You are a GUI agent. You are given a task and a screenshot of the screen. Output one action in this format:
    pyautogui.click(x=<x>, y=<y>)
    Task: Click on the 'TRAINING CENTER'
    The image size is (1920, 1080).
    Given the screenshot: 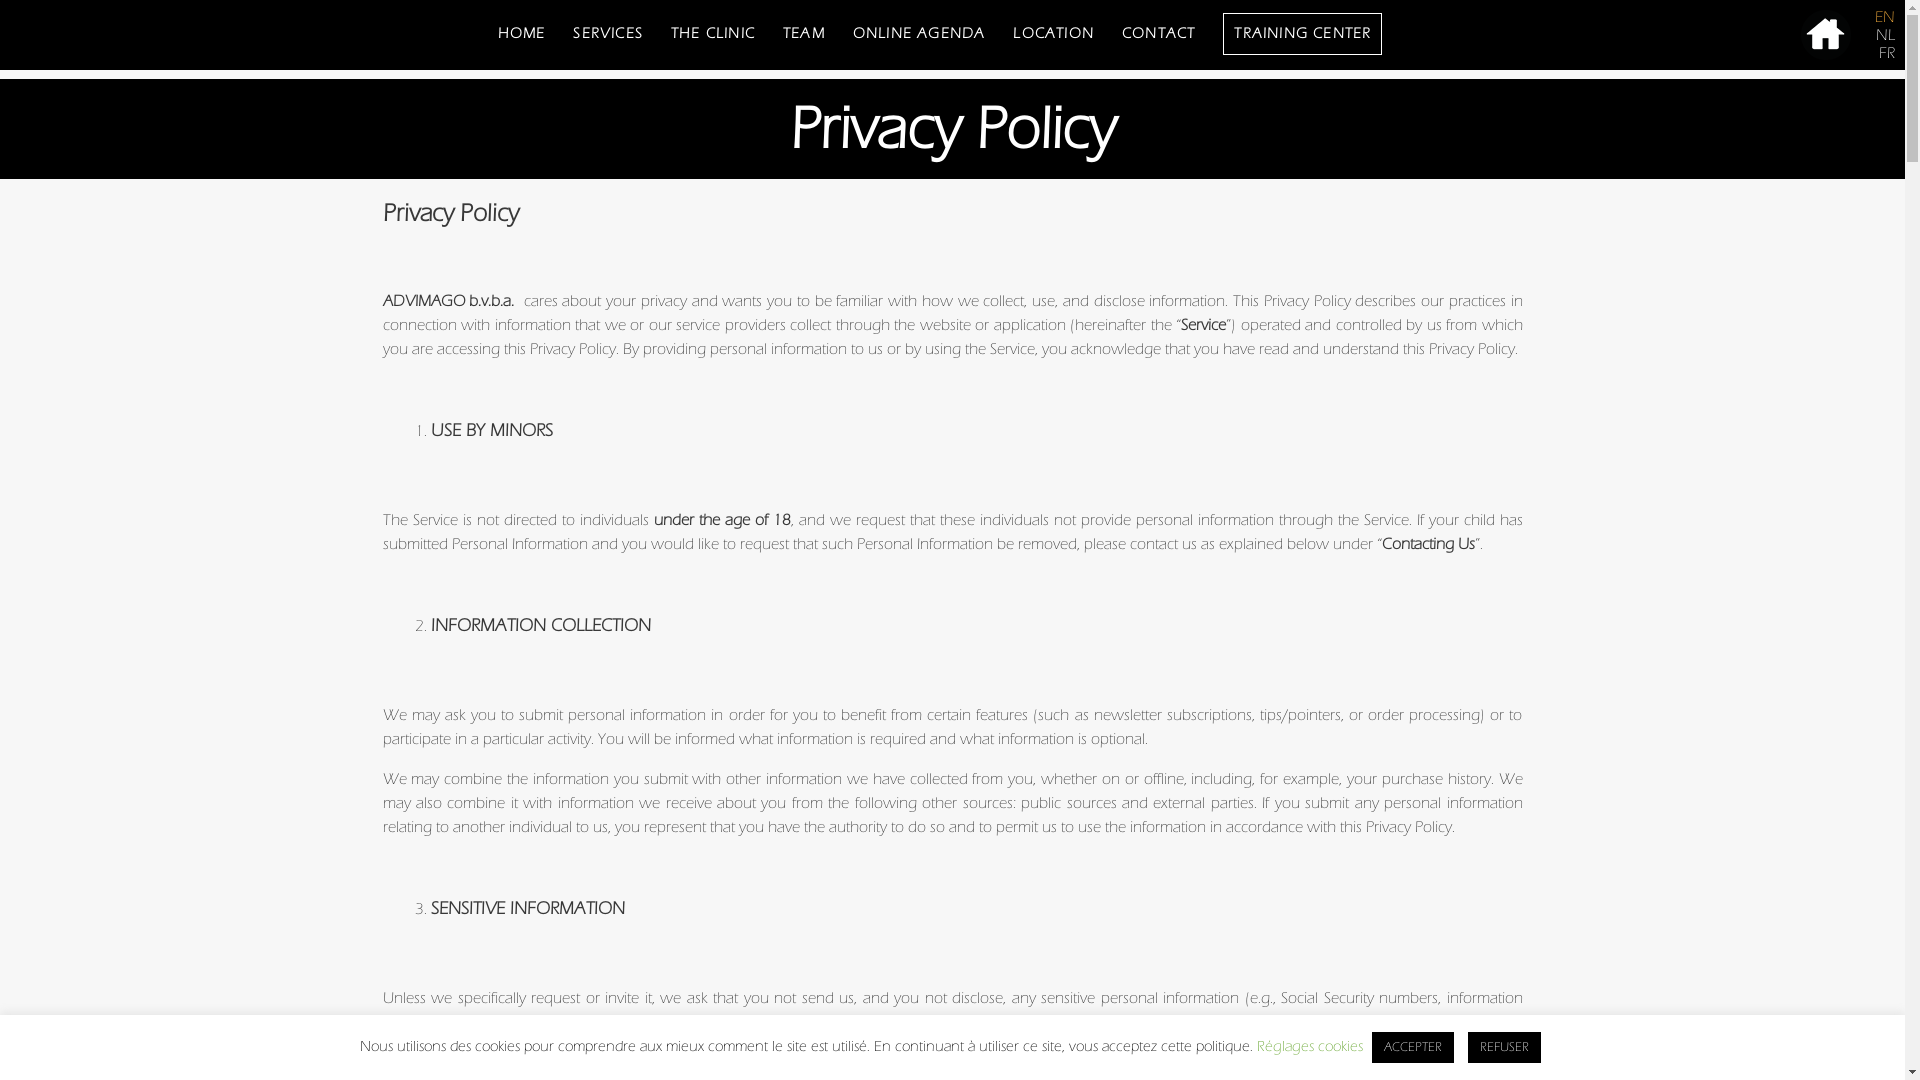 What is the action you would take?
    pyautogui.click(x=1302, y=31)
    